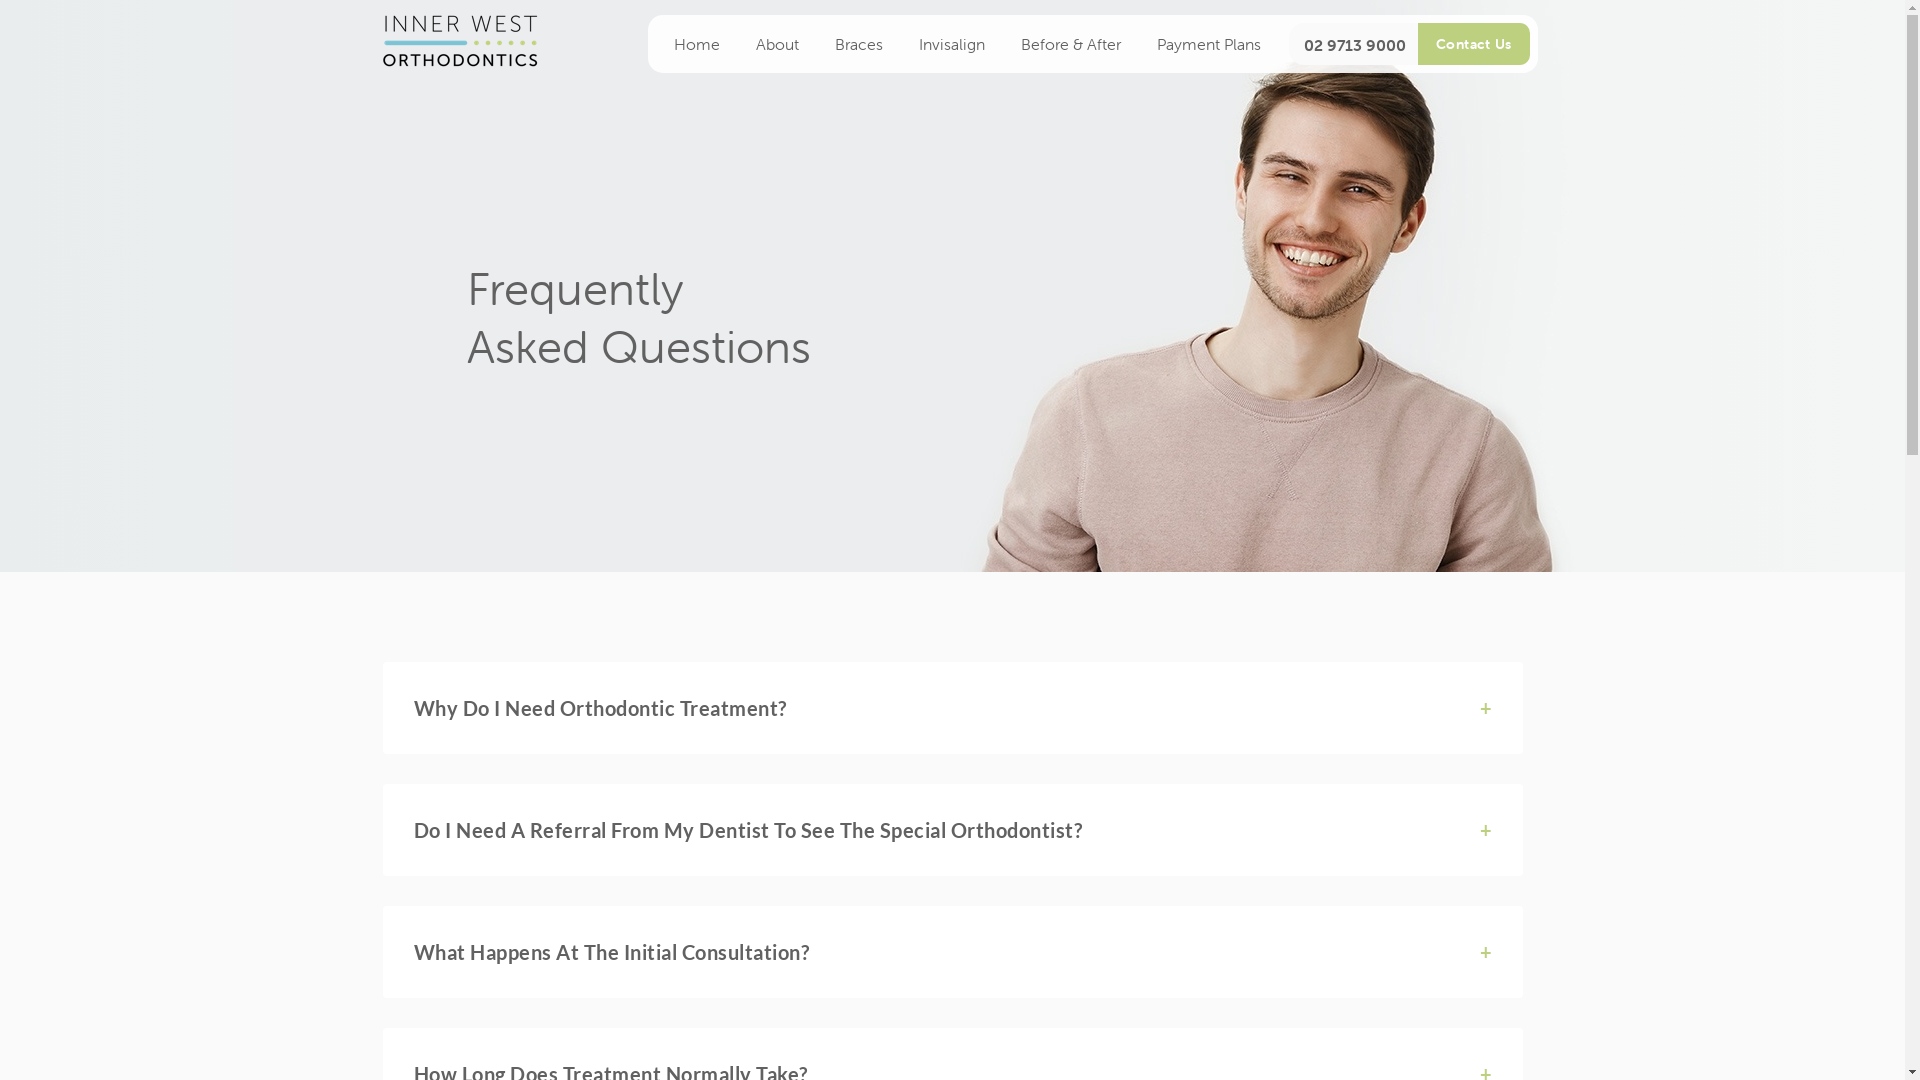 Image resolution: width=1920 pixels, height=1080 pixels. Describe the element at coordinates (858, 43) in the screenshot. I see `'Braces'` at that location.